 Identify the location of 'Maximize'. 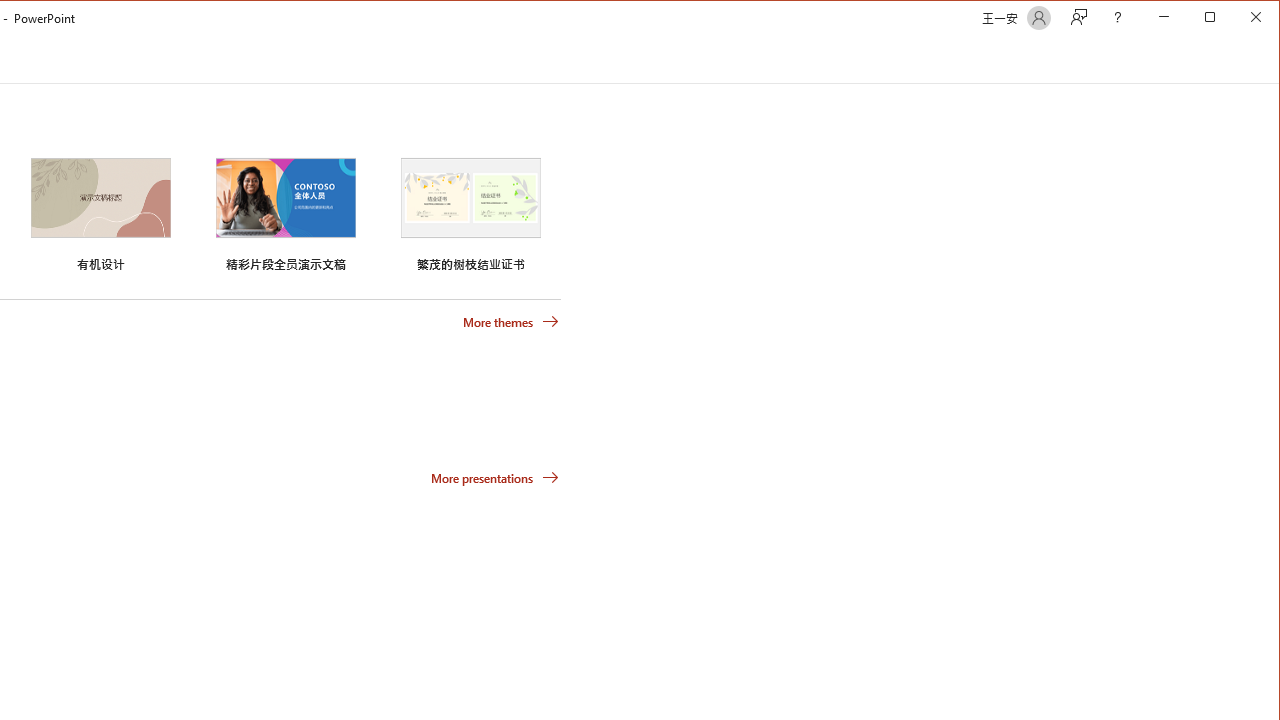
(1238, 19).